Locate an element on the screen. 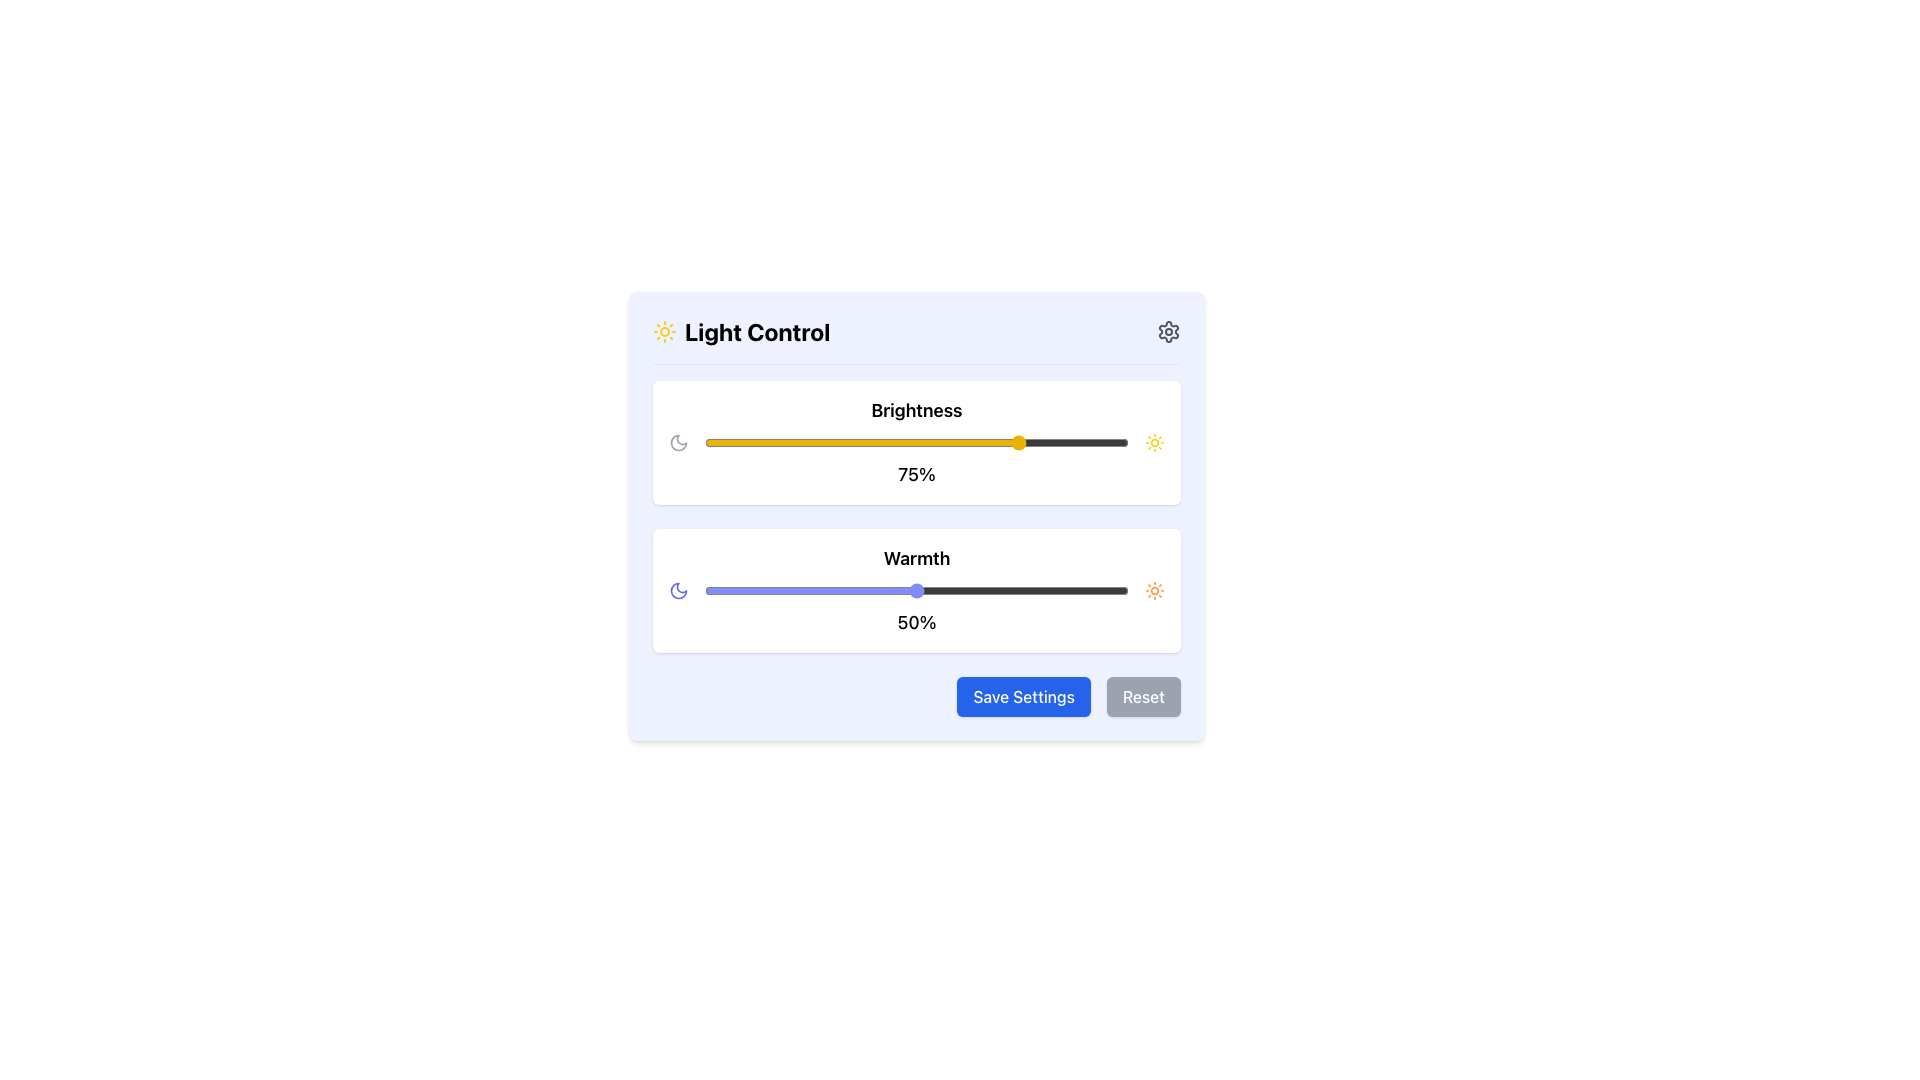 This screenshot has width=1920, height=1080. warmth is located at coordinates (941, 589).